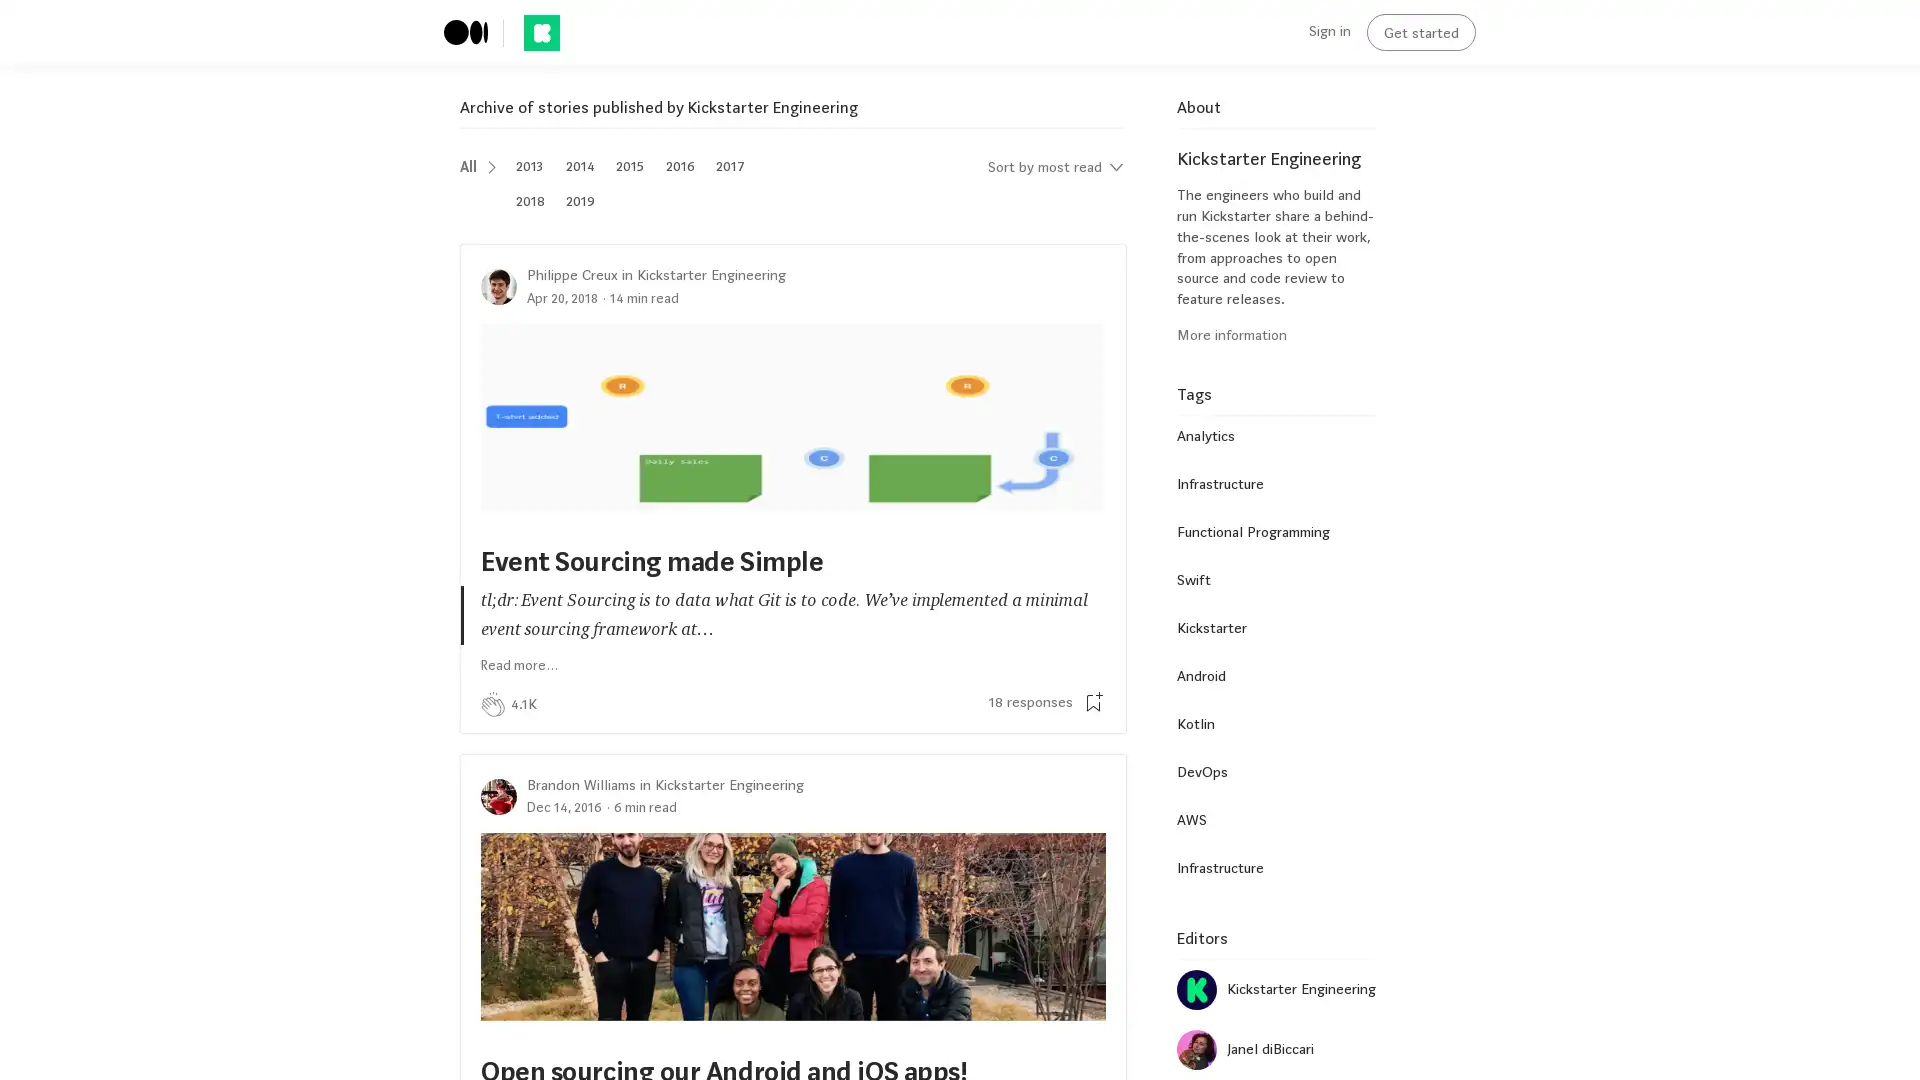 Image resolution: width=1920 pixels, height=1080 pixels. What do you see at coordinates (1055, 166) in the screenshot?
I see `Sort by most read` at bounding box center [1055, 166].